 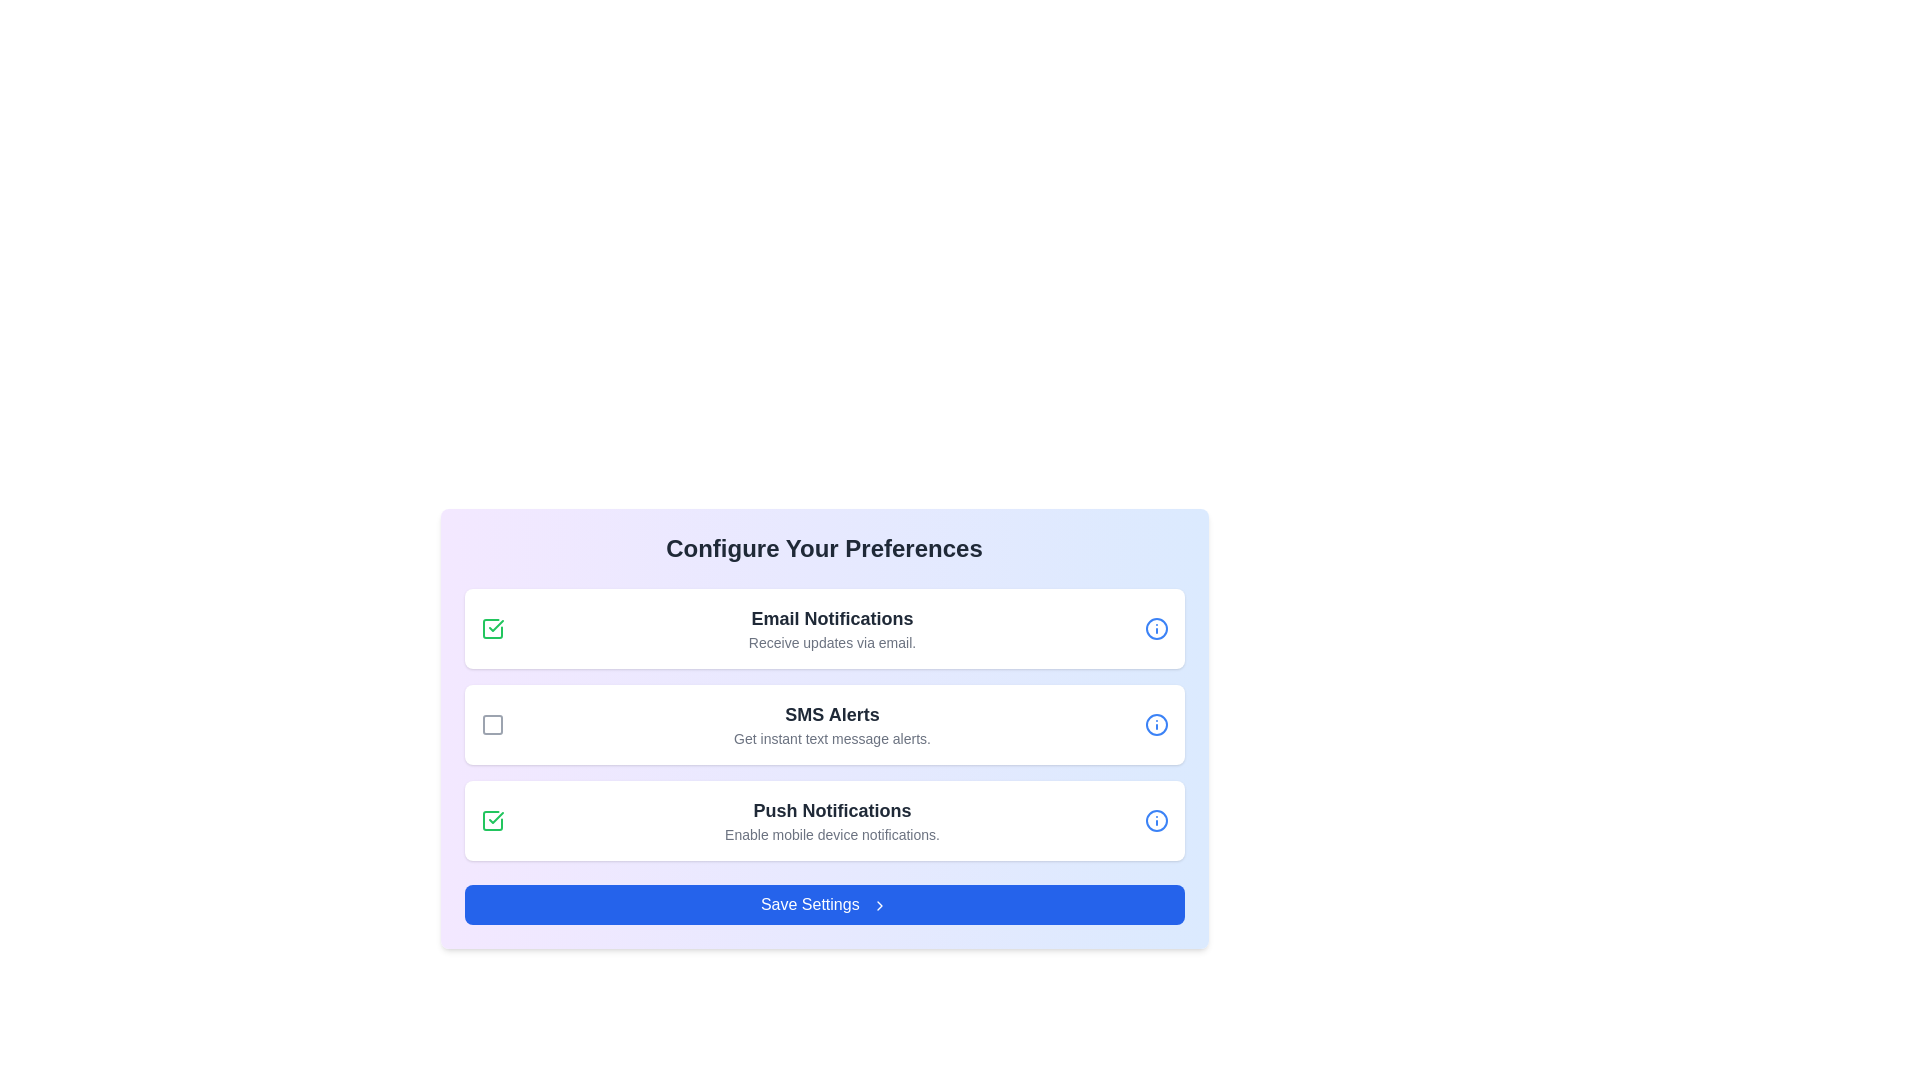 What do you see at coordinates (1156, 821) in the screenshot?
I see `the circular icon with a blue stroke and white fill located in the lower-right corner of the 'Push Notifications' section` at bounding box center [1156, 821].